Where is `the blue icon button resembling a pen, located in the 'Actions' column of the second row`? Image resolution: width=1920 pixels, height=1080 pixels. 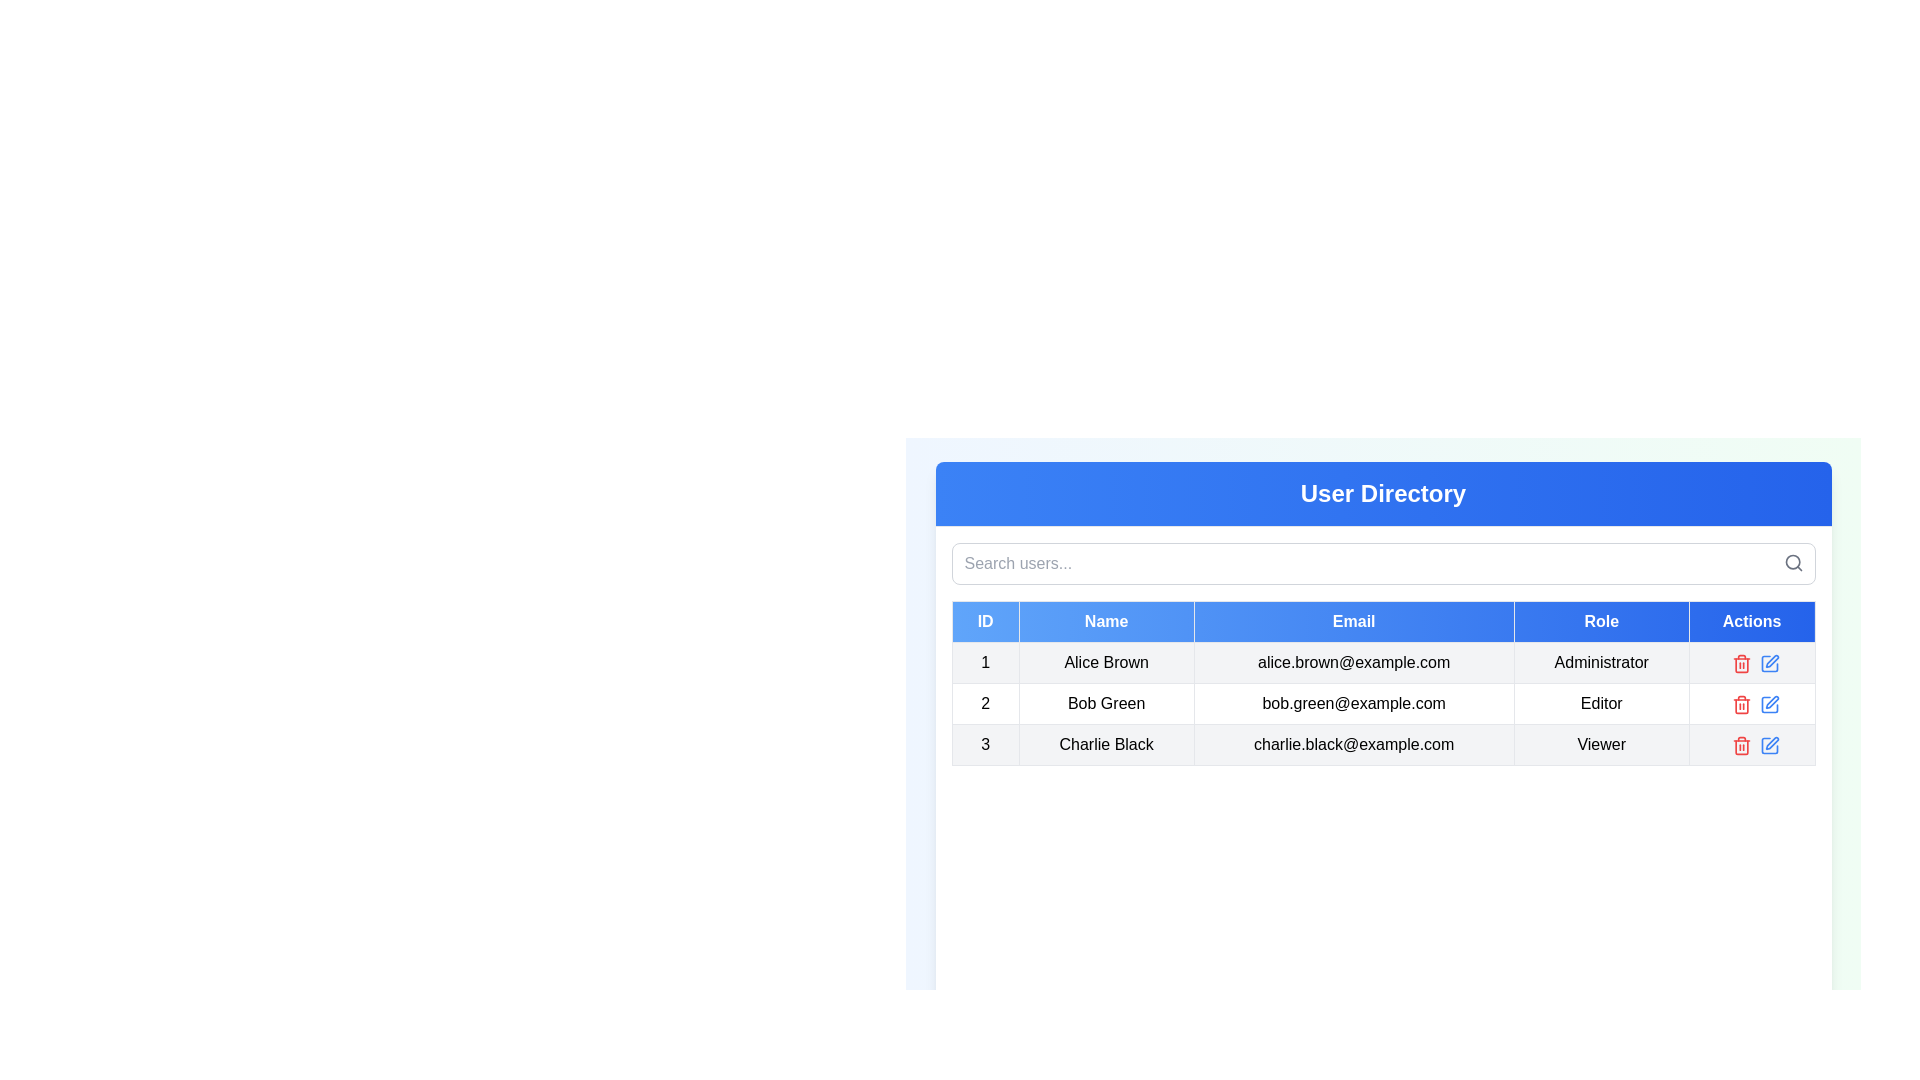
the blue icon button resembling a pen, located in the 'Actions' column of the second row is located at coordinates (1770, 703).